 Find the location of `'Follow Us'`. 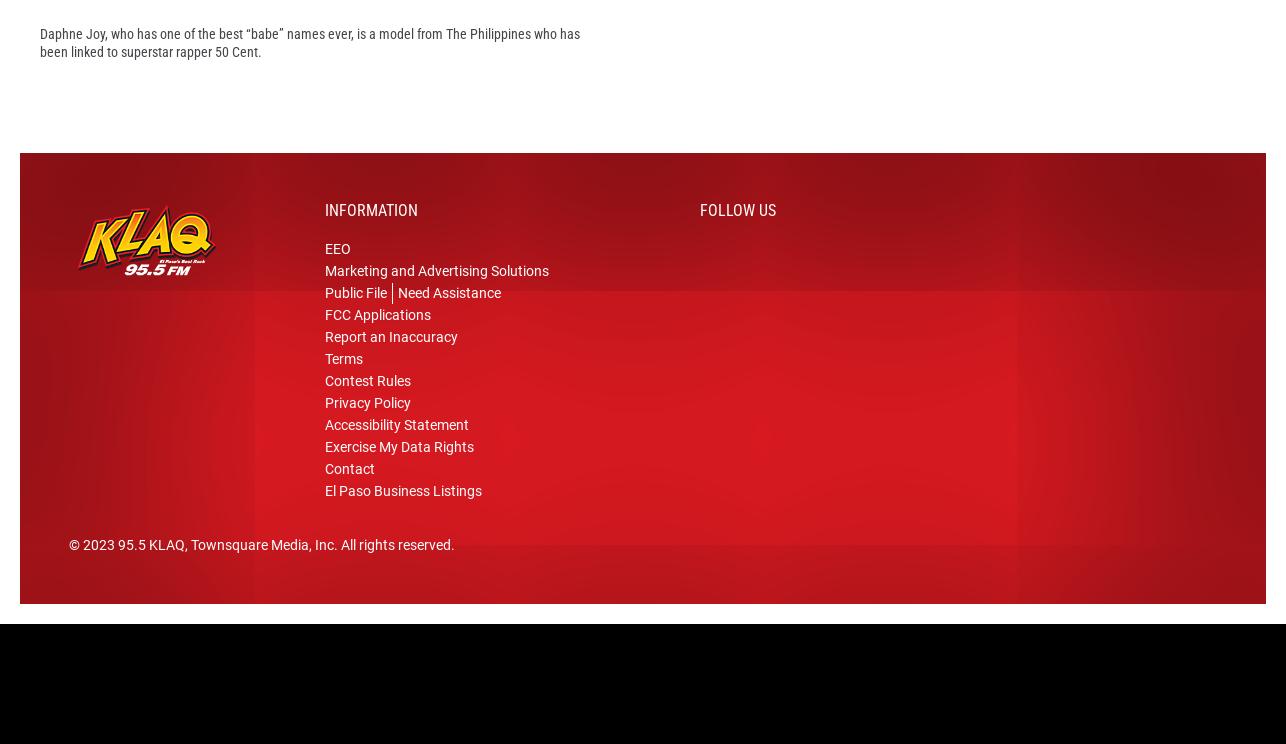

'Follow Us' is located at coordinates (699, 240).